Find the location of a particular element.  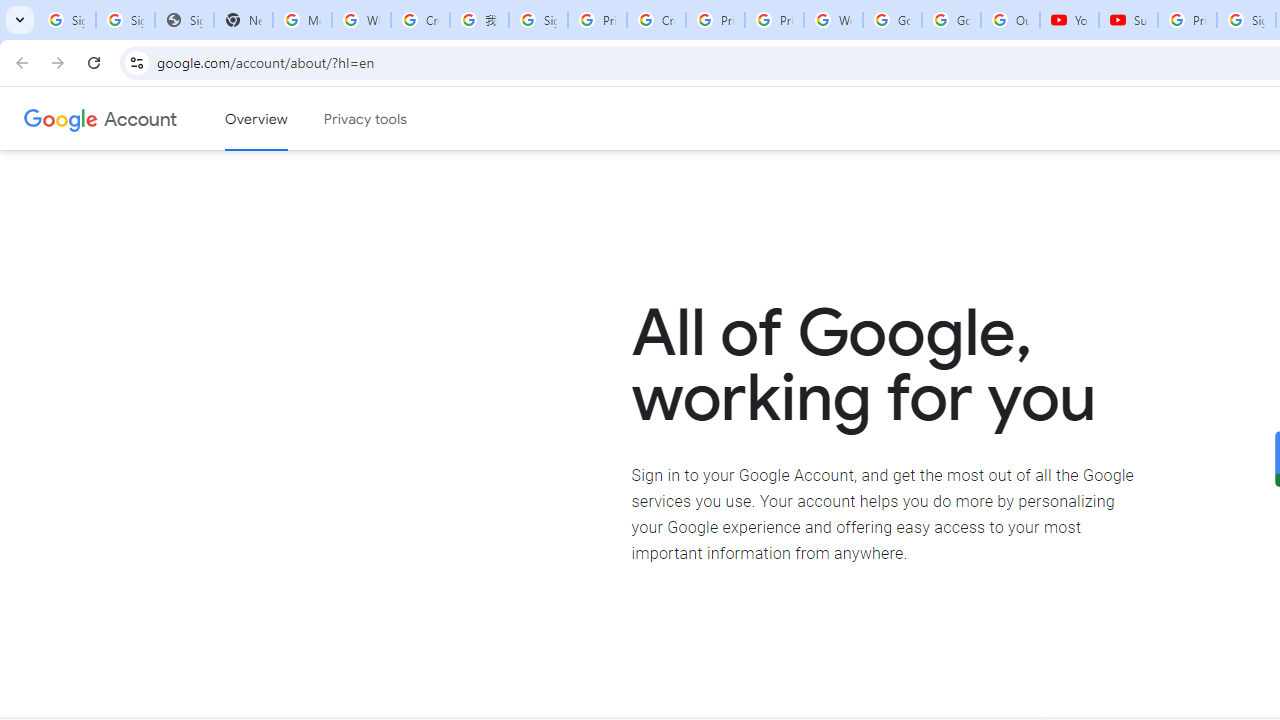

'New Tab' is located at coordinates (242, 20).